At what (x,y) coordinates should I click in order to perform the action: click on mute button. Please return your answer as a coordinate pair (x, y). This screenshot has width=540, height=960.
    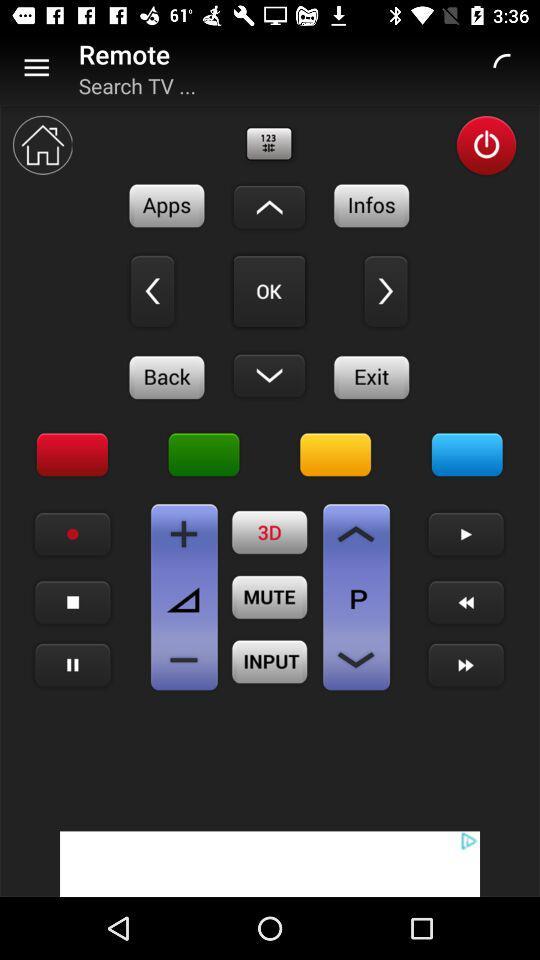
    Looking at the image, I should click on (270, 597).